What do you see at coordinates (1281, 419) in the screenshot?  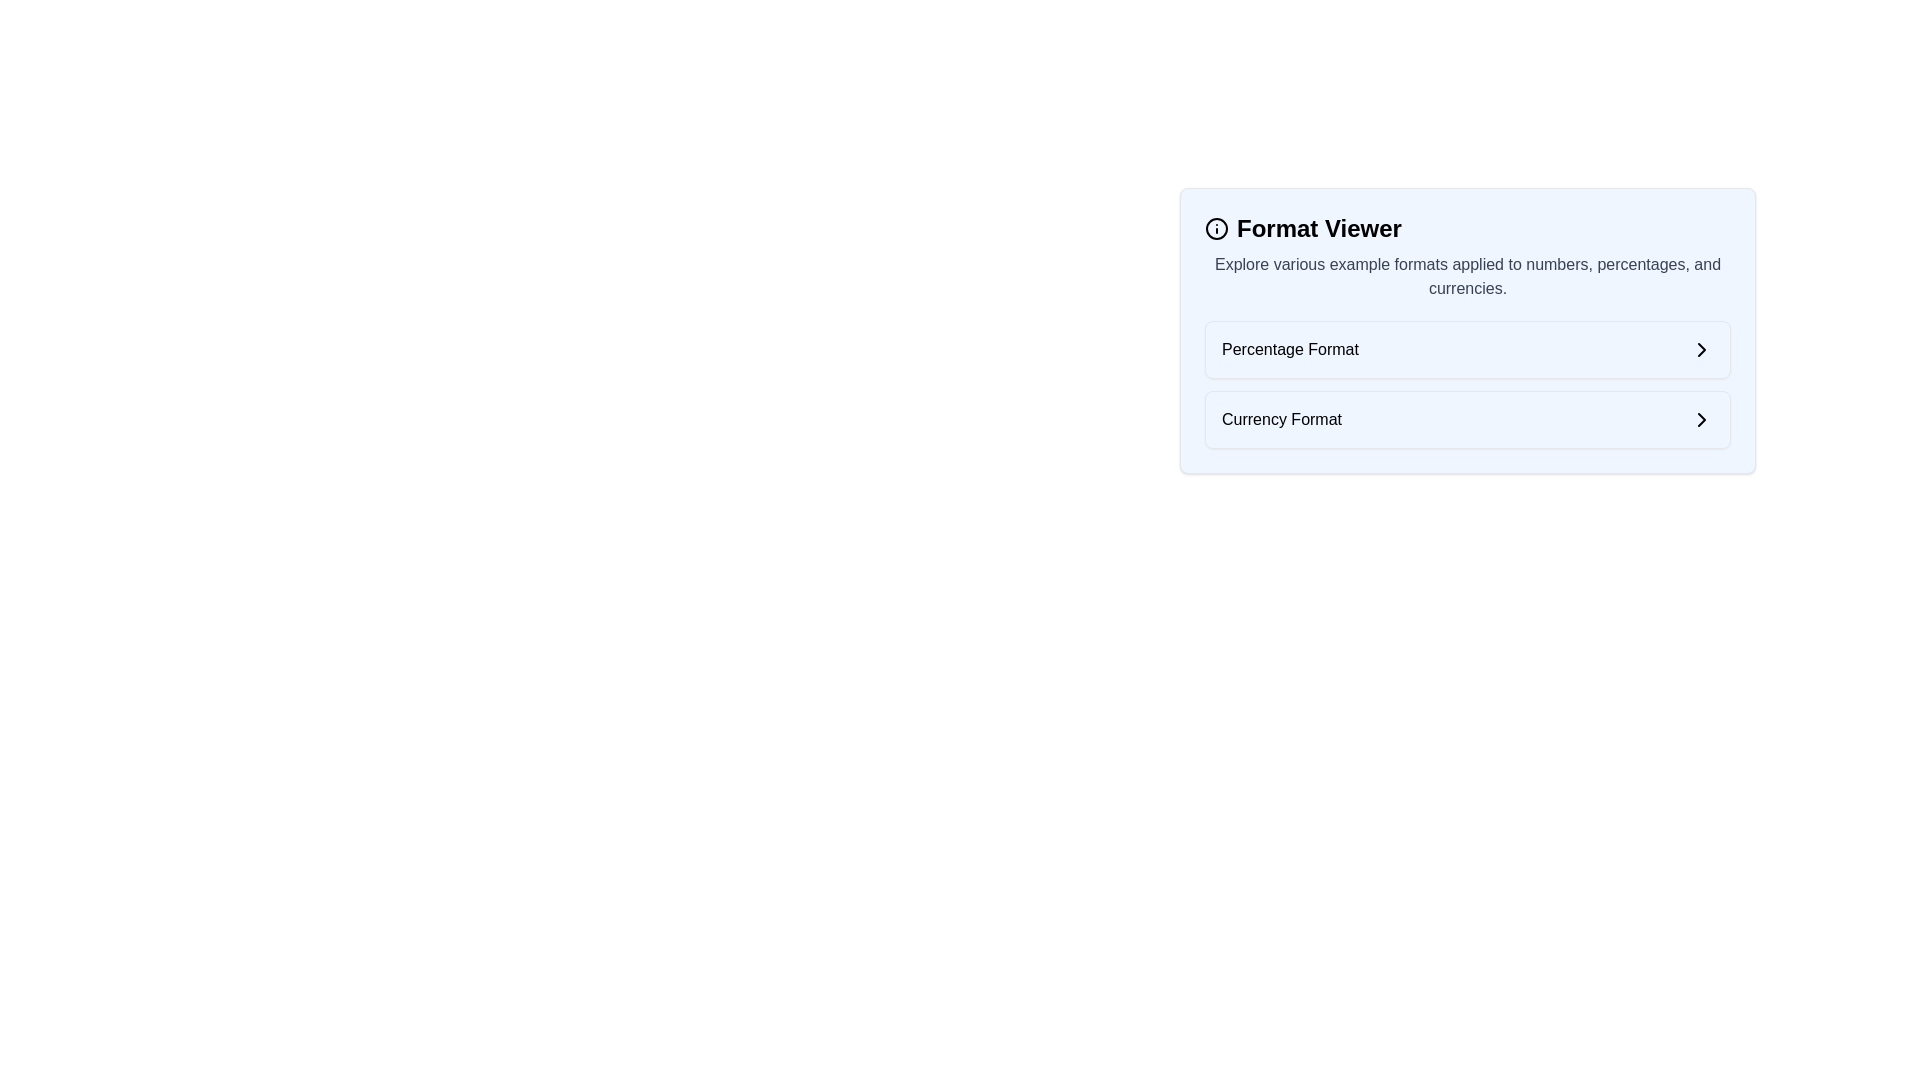 I see `the second label in the vertically arranged list that allows users` at bounding box center [1281, 419].